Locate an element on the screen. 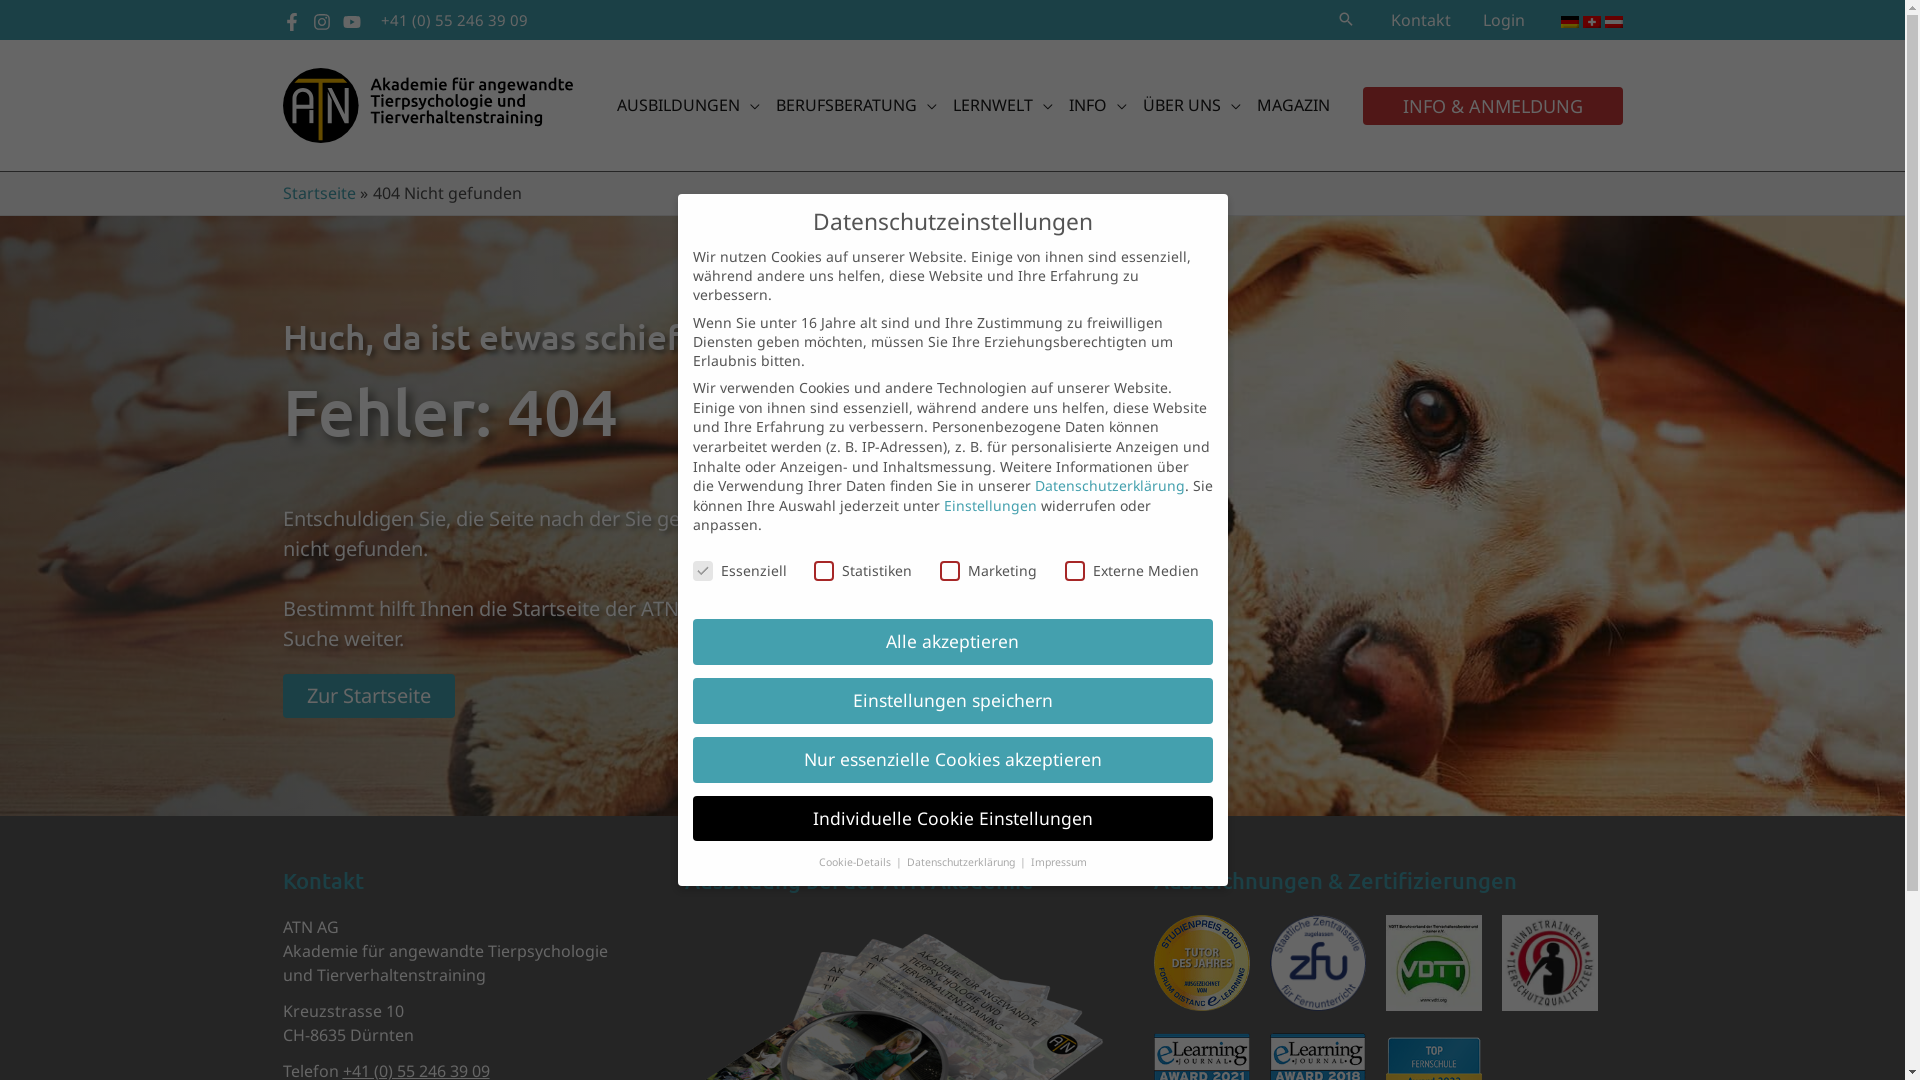 The width and height of the screenshot is (1920, 1080). 'Individuelle Cookie Einstellungen' is located at coordinates (950, 818).